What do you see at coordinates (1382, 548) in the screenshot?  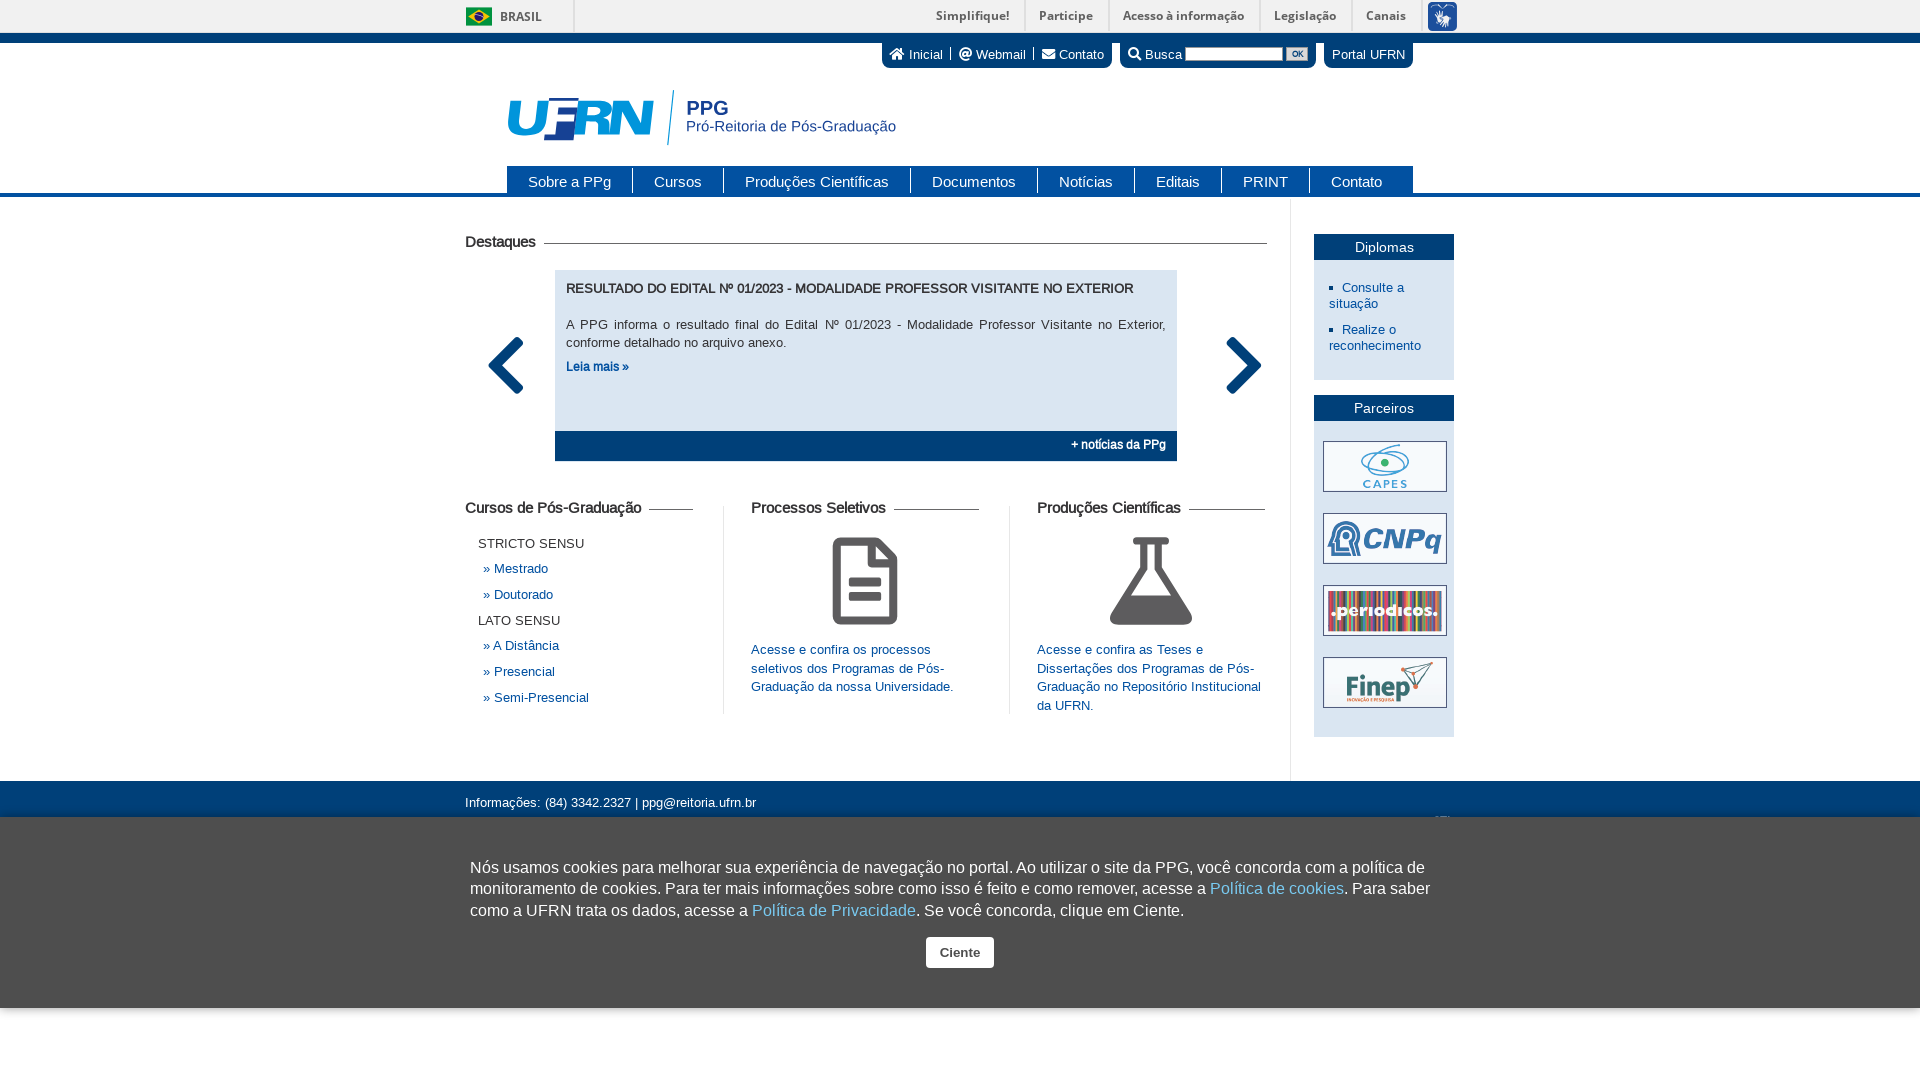 I see `'Acessar site da CNPQ'` at bounding box center [1382, 548].